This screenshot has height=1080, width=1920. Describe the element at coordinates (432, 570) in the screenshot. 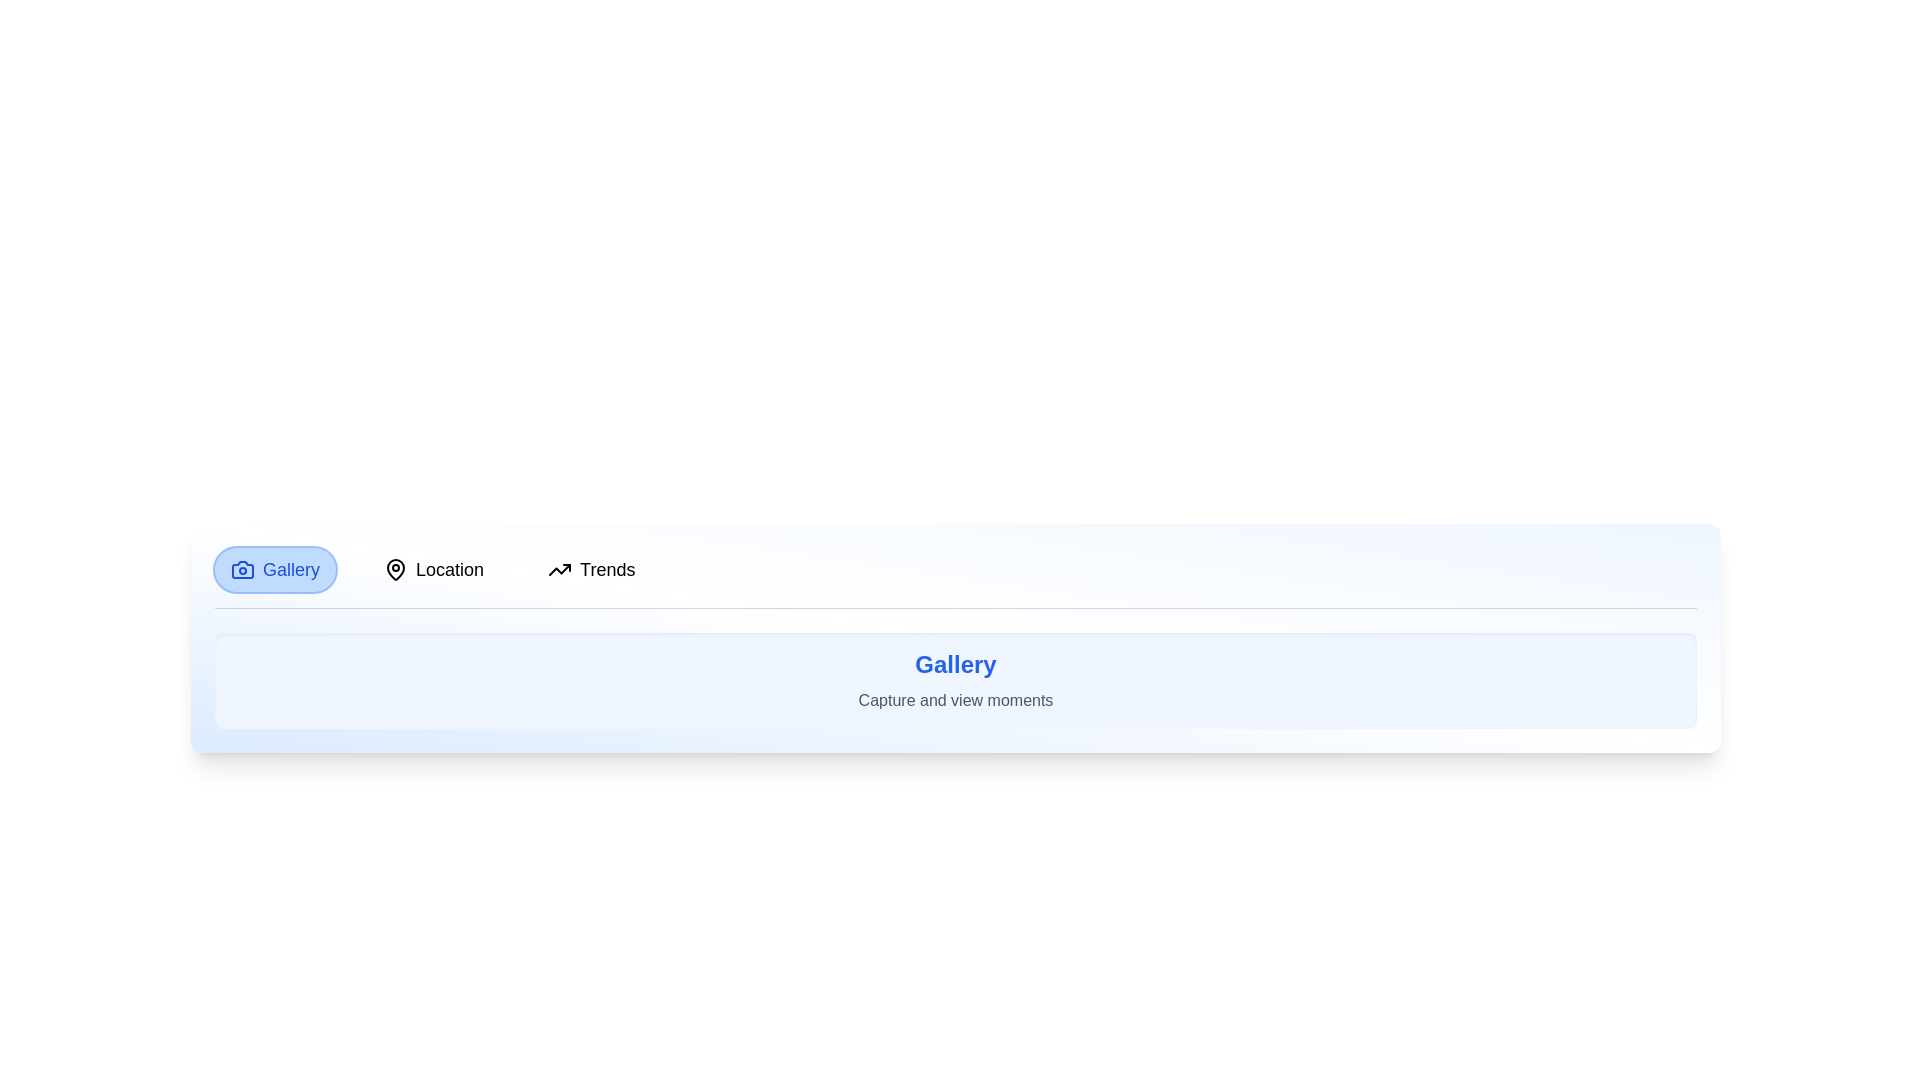

I see `the Location tab` at that location.